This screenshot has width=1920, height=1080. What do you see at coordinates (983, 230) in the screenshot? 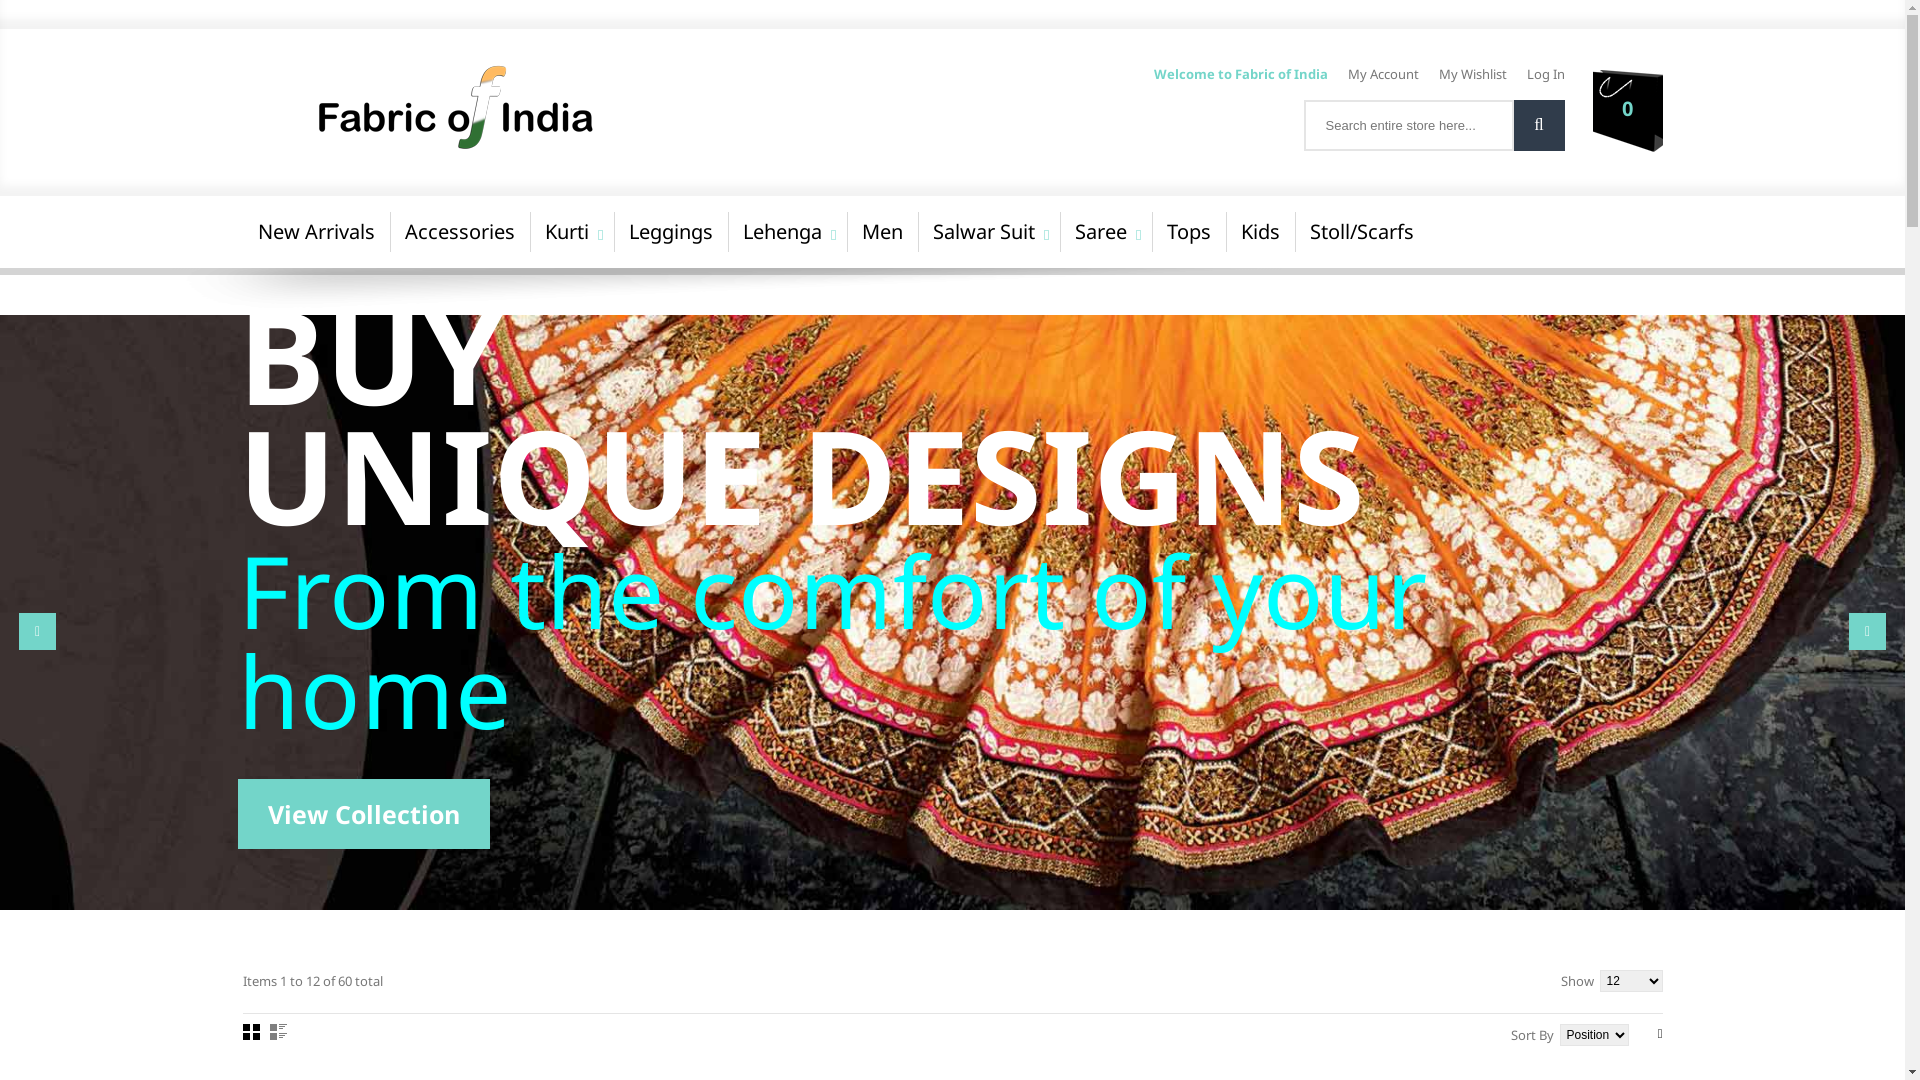
I see `'Salwar Suit'` at bounding box center [983, 230].